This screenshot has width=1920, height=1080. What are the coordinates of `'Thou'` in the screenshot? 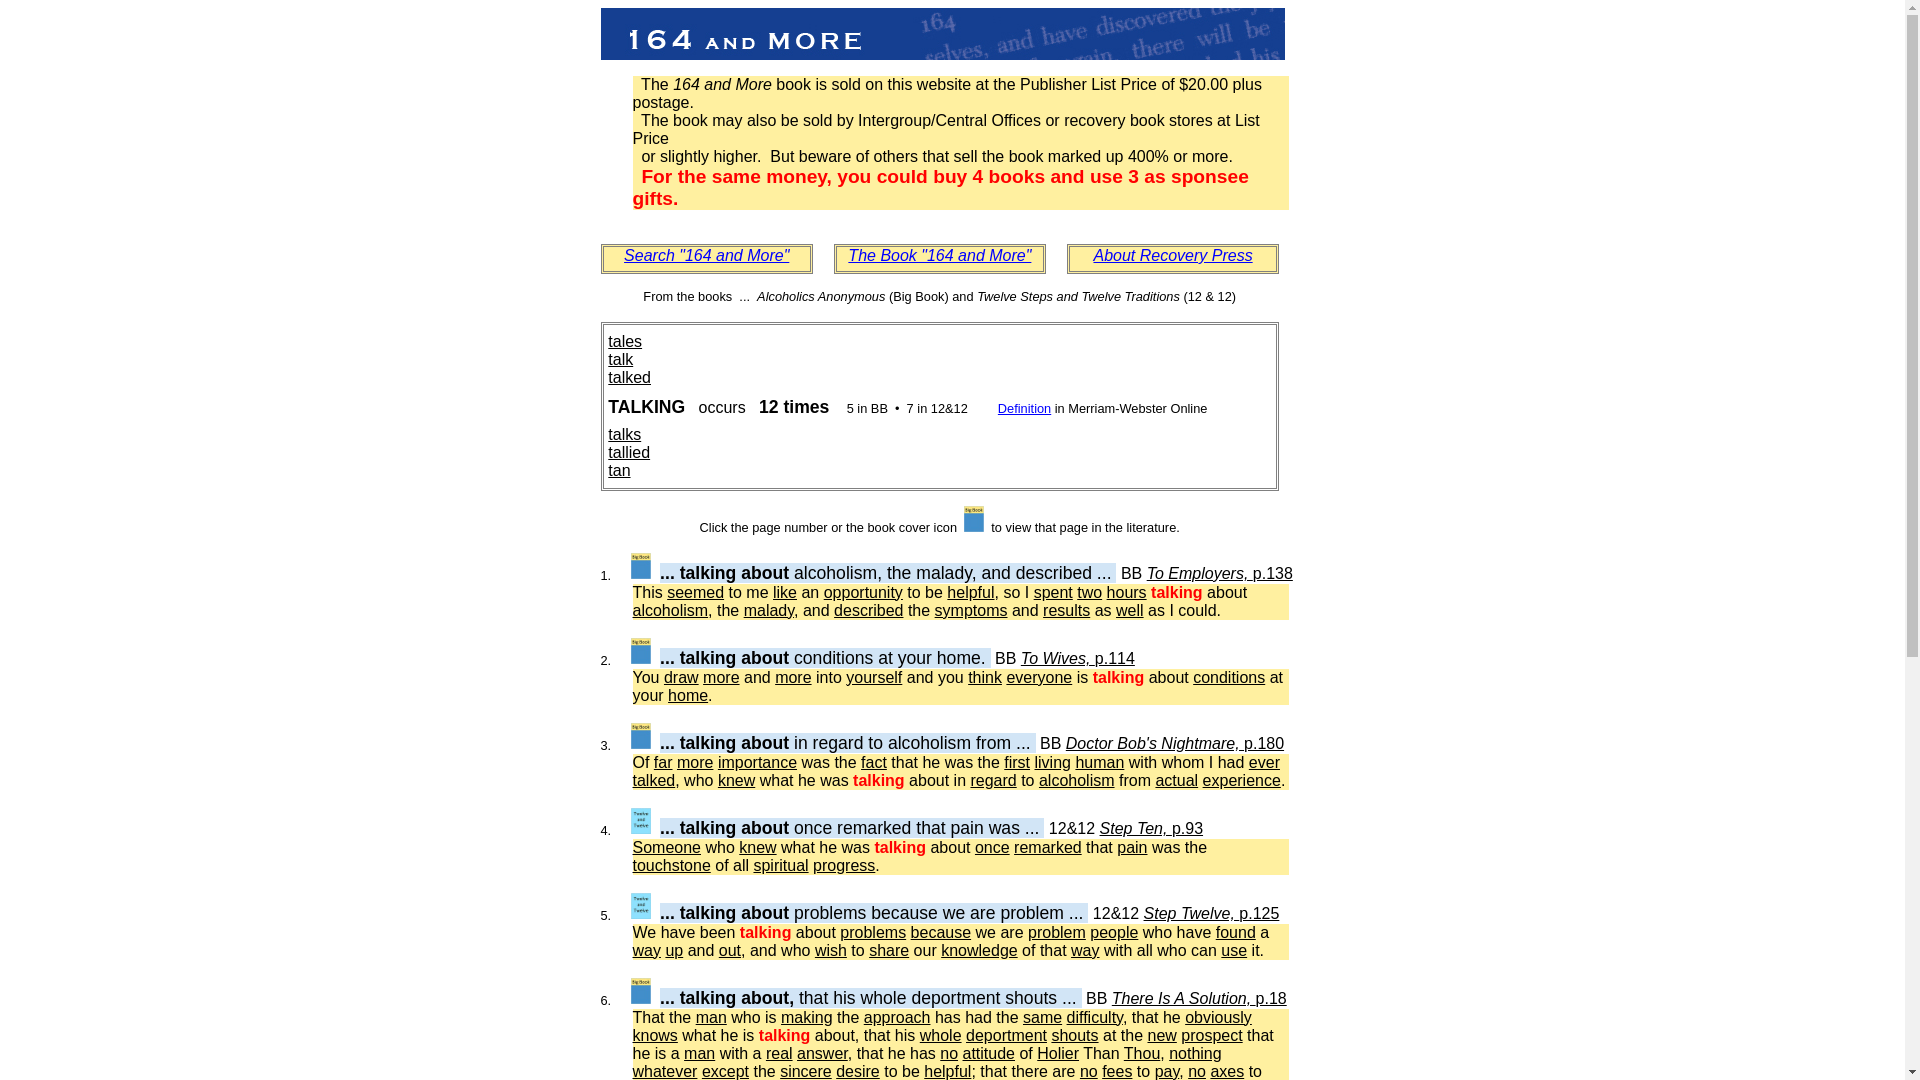 It's located at (1142, 1052).